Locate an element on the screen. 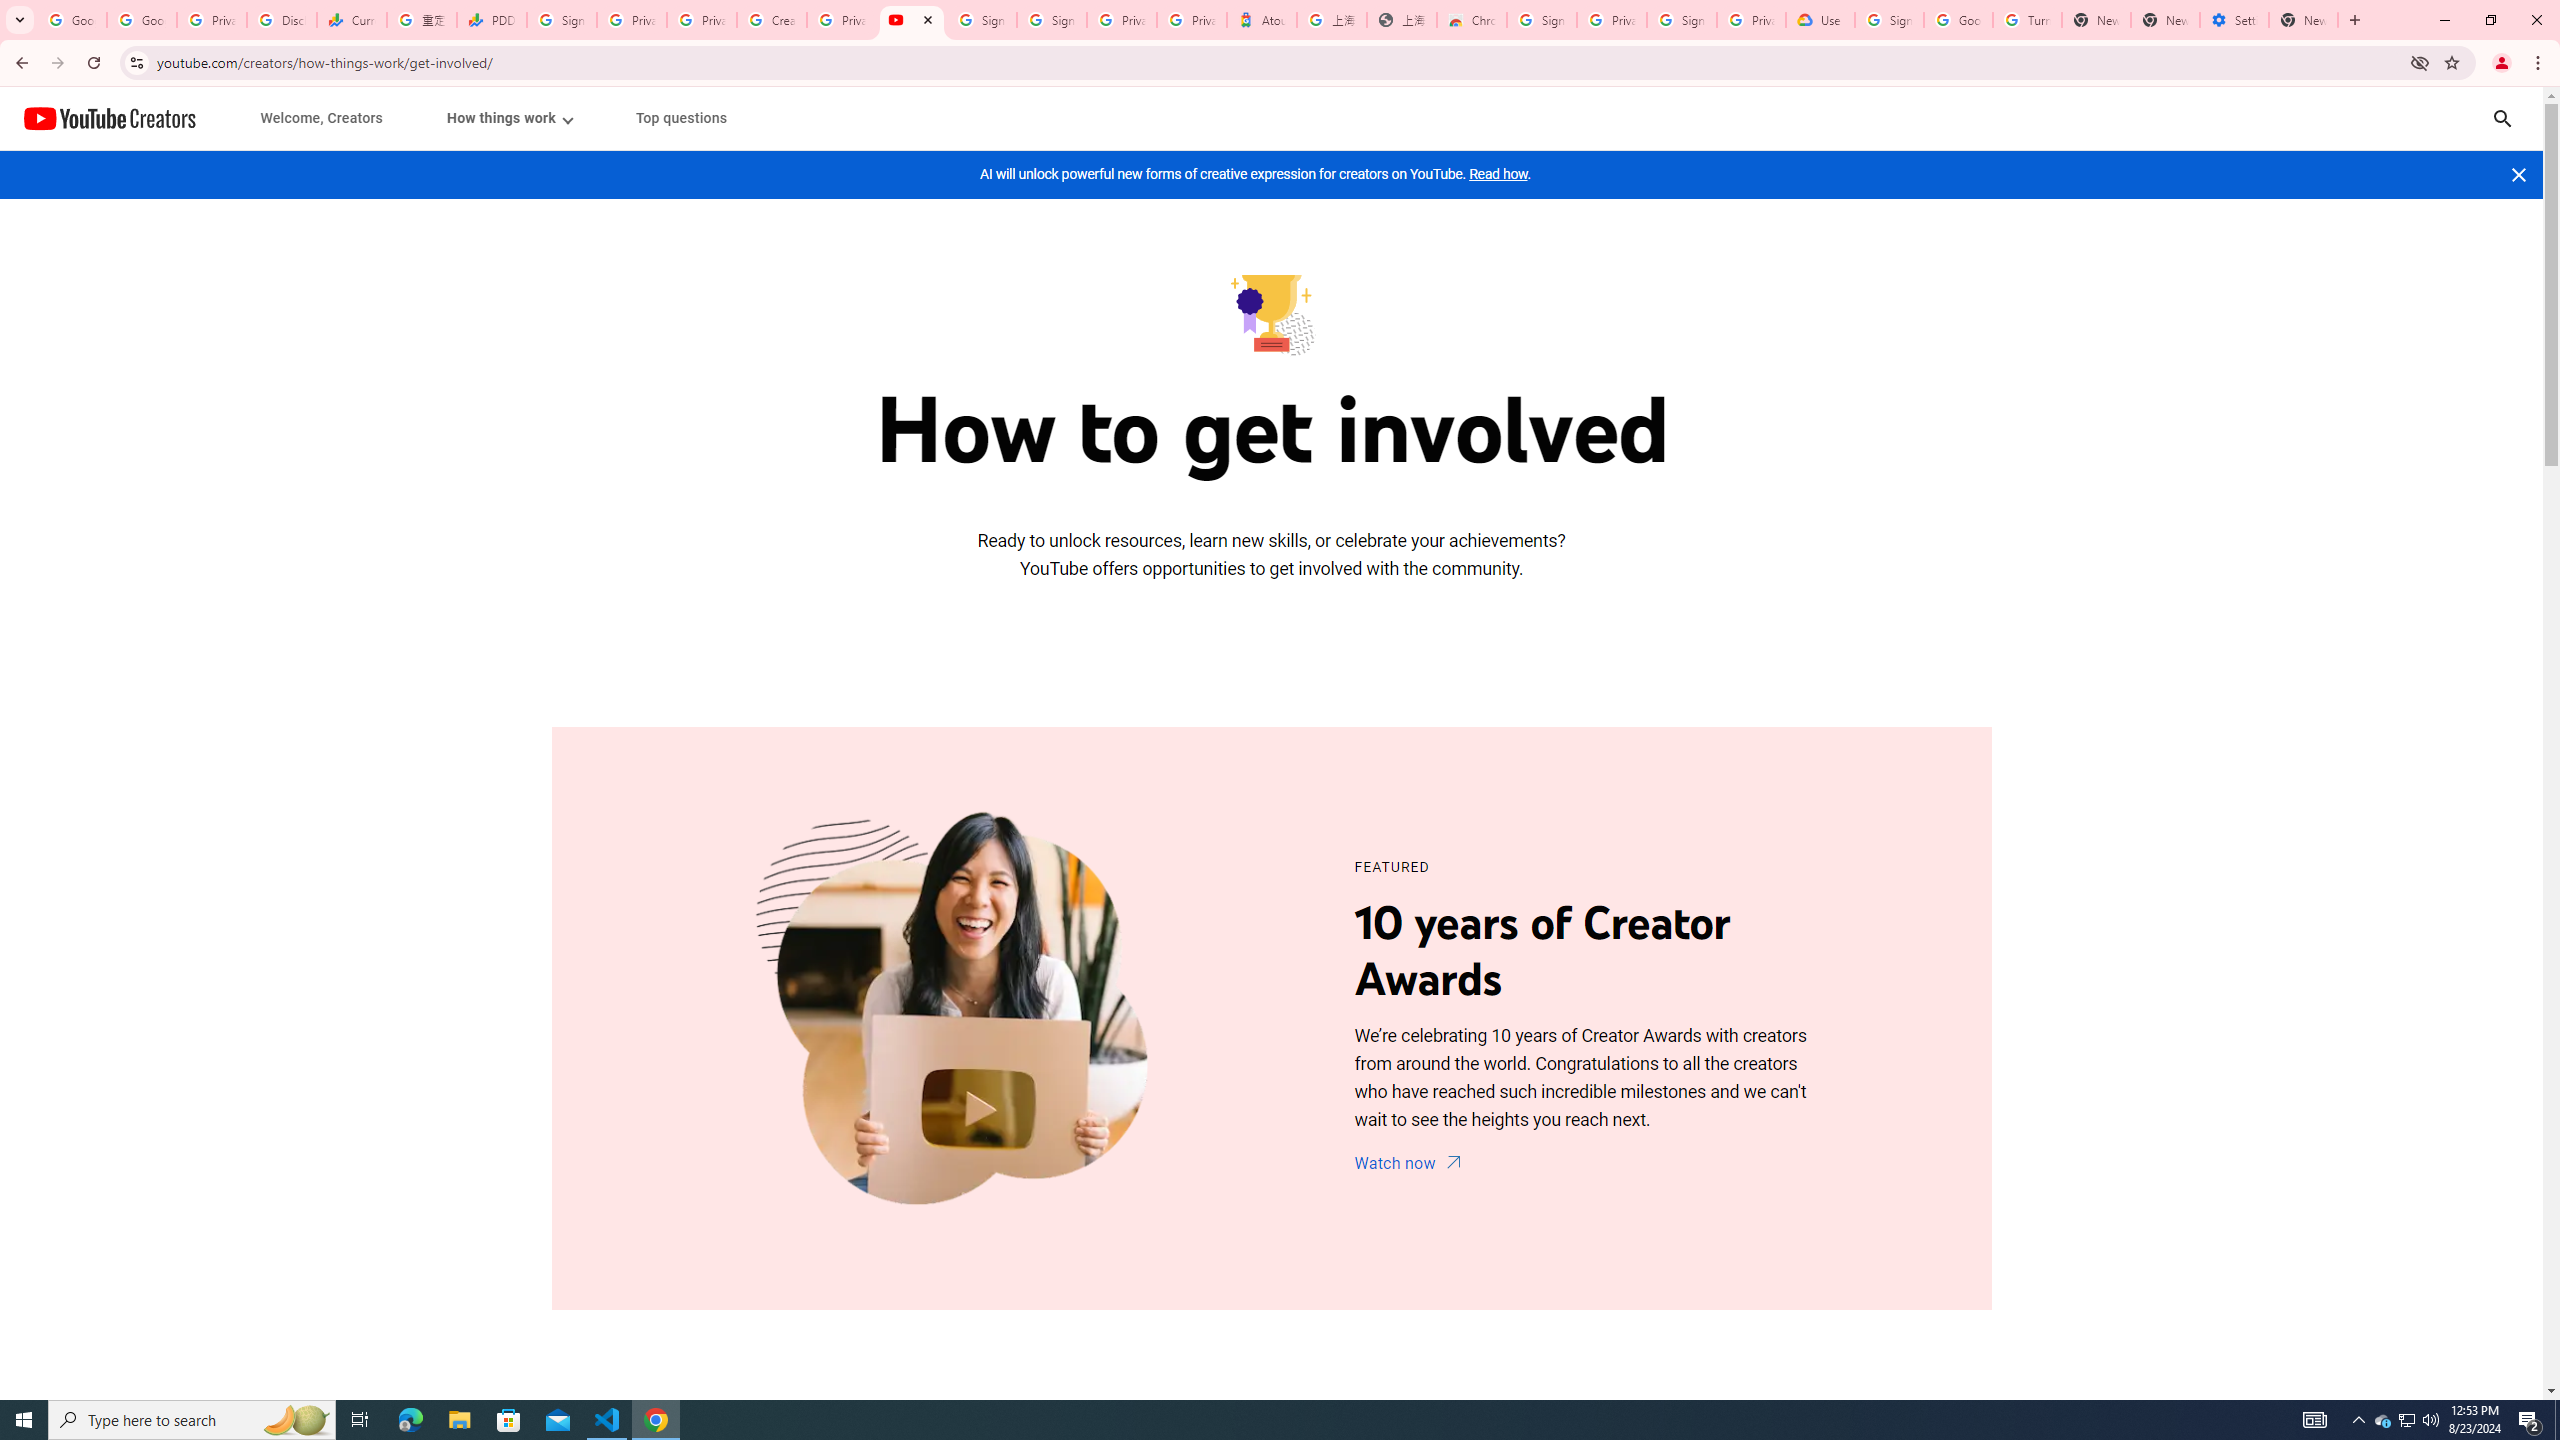 This screenshot has width=2560, height=1440. 'PDD Holdings Inc - ADR (PDD) Price & News - Google Finance' is located at coordinates (490, 19).